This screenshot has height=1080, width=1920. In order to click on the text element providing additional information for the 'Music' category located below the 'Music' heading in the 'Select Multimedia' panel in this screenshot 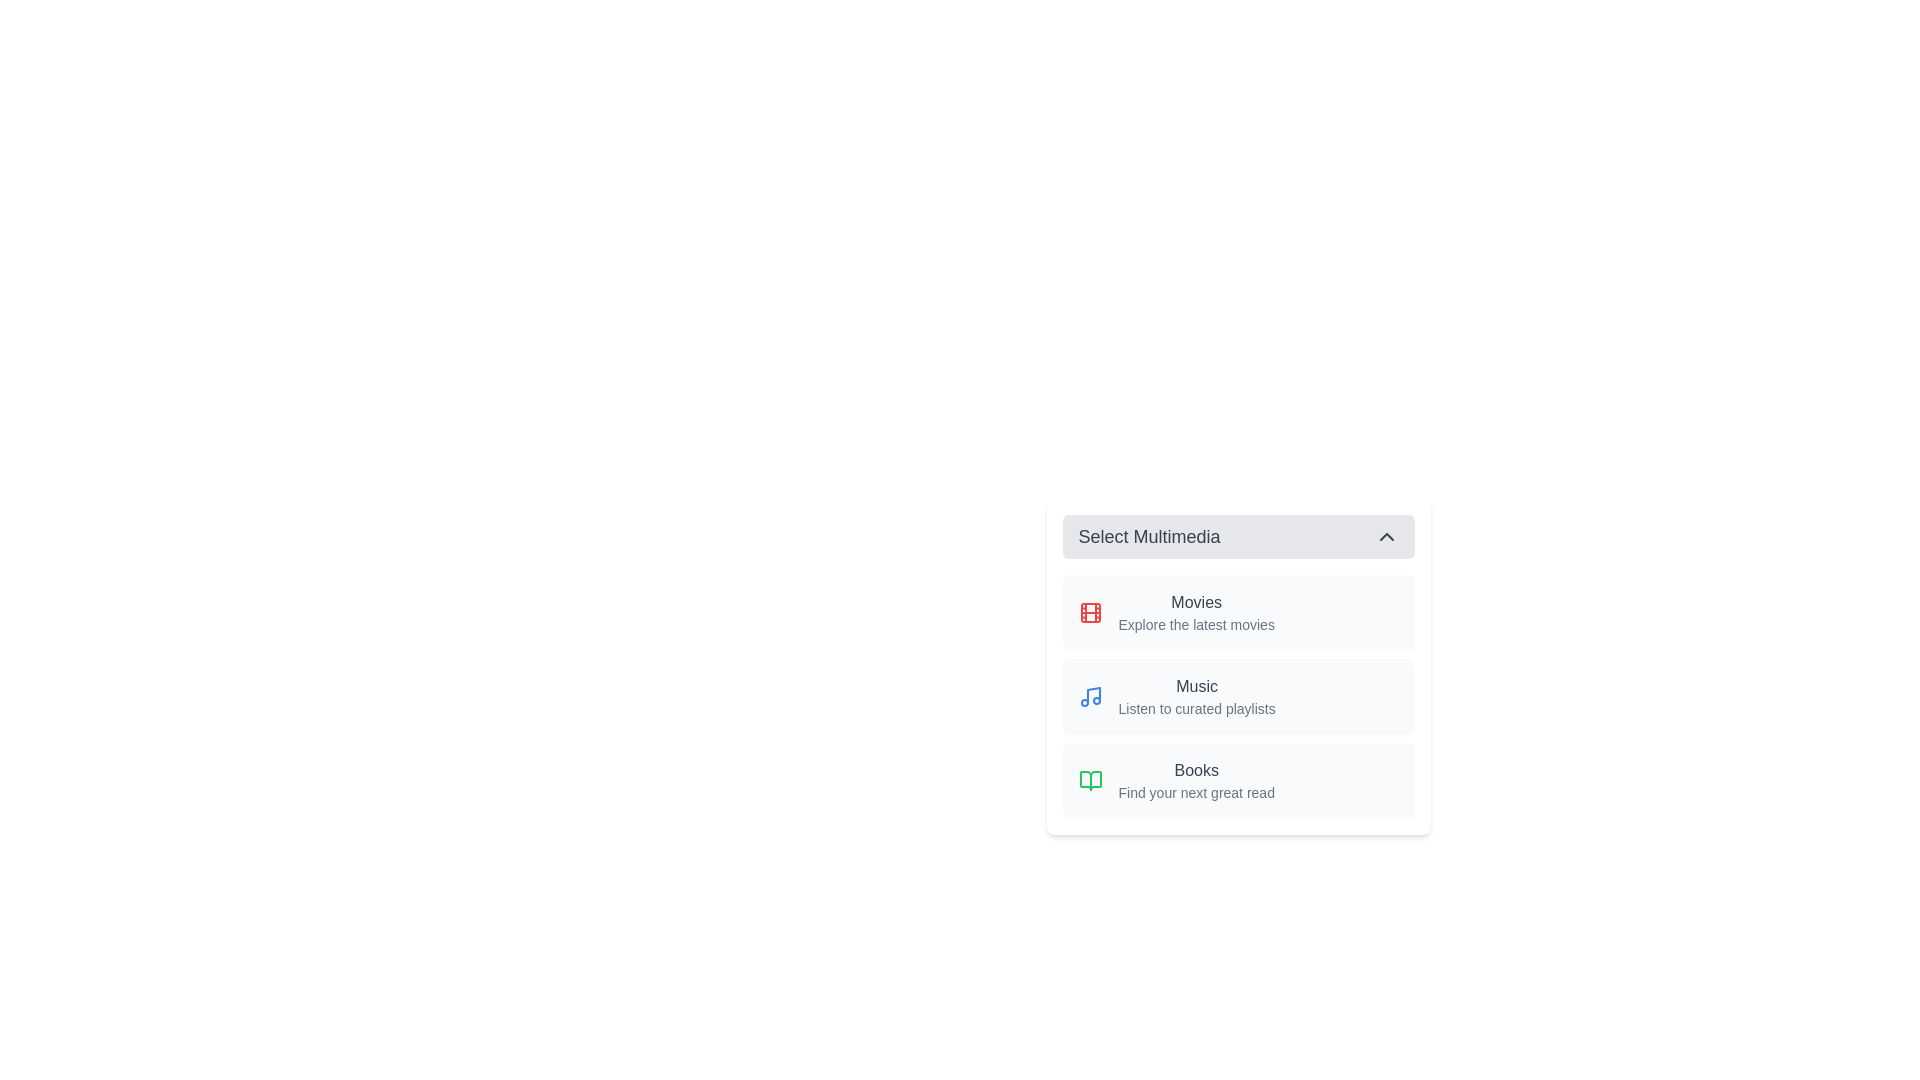, I will do `click(1197, 708)`.